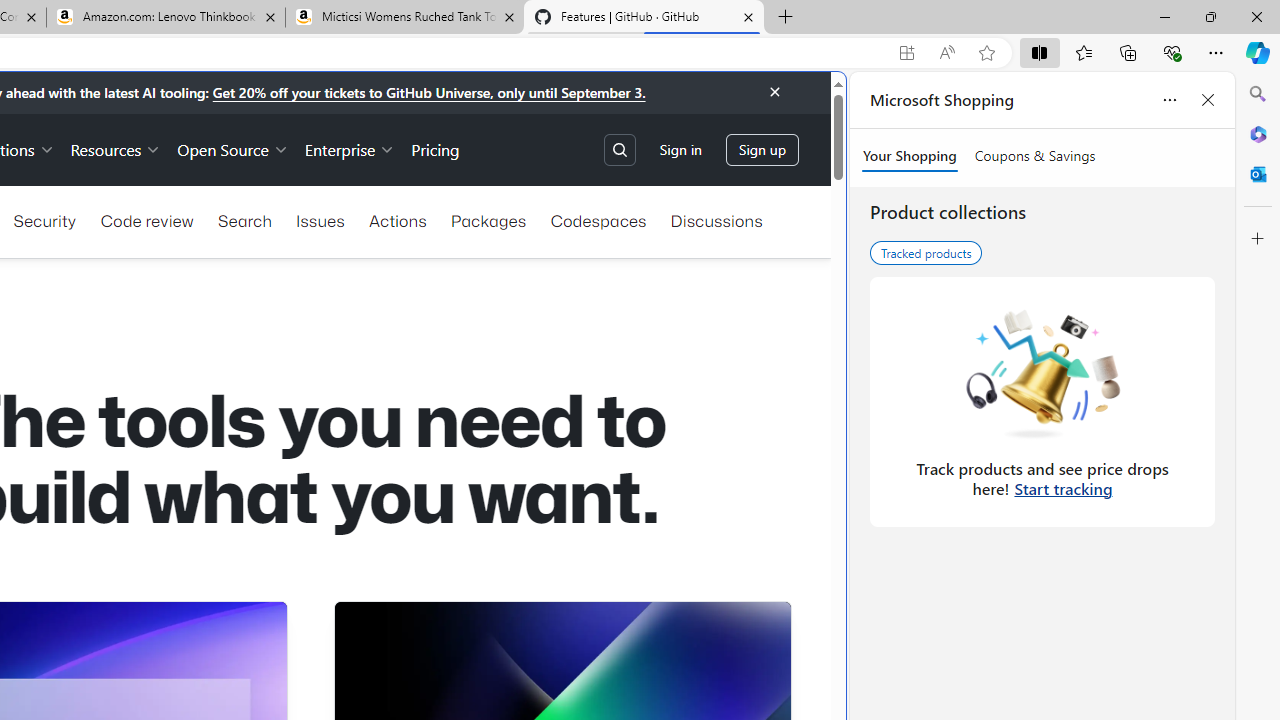 The height and width of the screenshot is (720, 1280). I want to click on 'Pricing', so click(434, 148).